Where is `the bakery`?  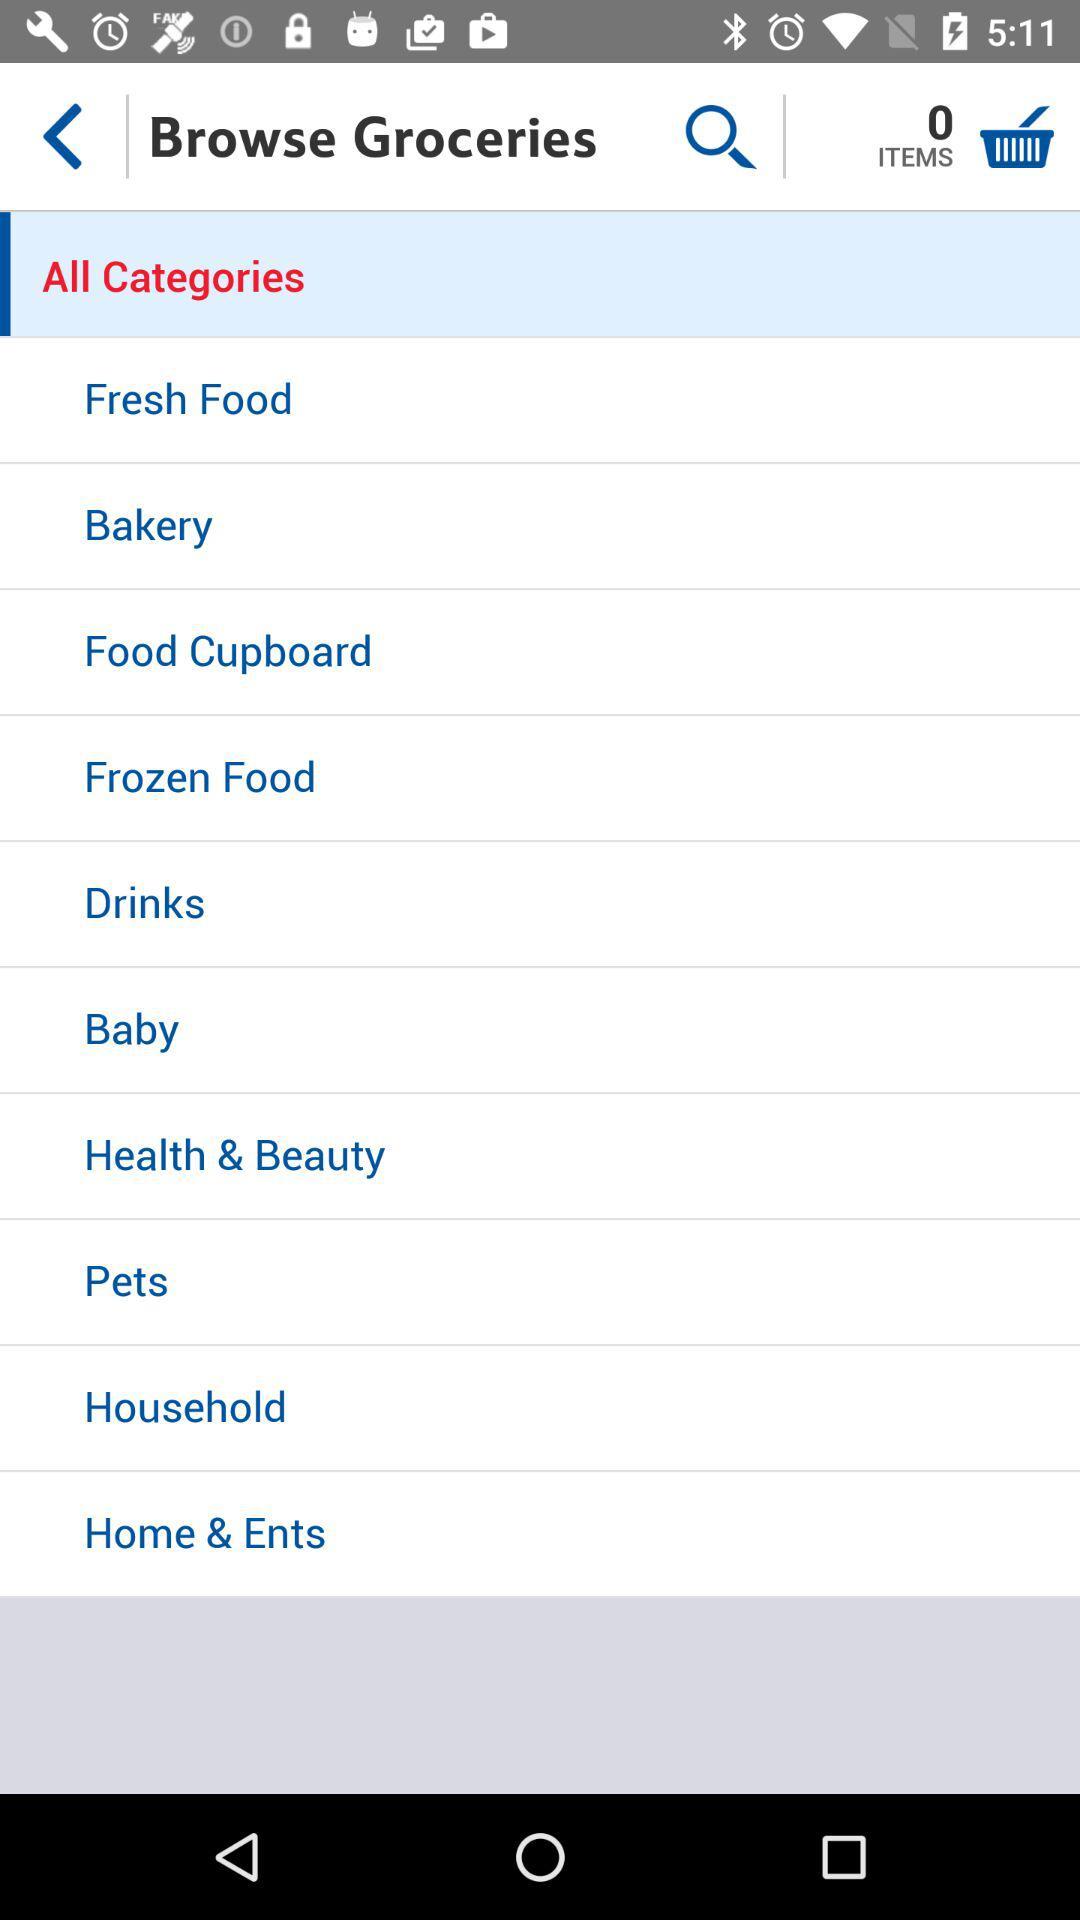
the bakery is located at coordinates (540, 527).